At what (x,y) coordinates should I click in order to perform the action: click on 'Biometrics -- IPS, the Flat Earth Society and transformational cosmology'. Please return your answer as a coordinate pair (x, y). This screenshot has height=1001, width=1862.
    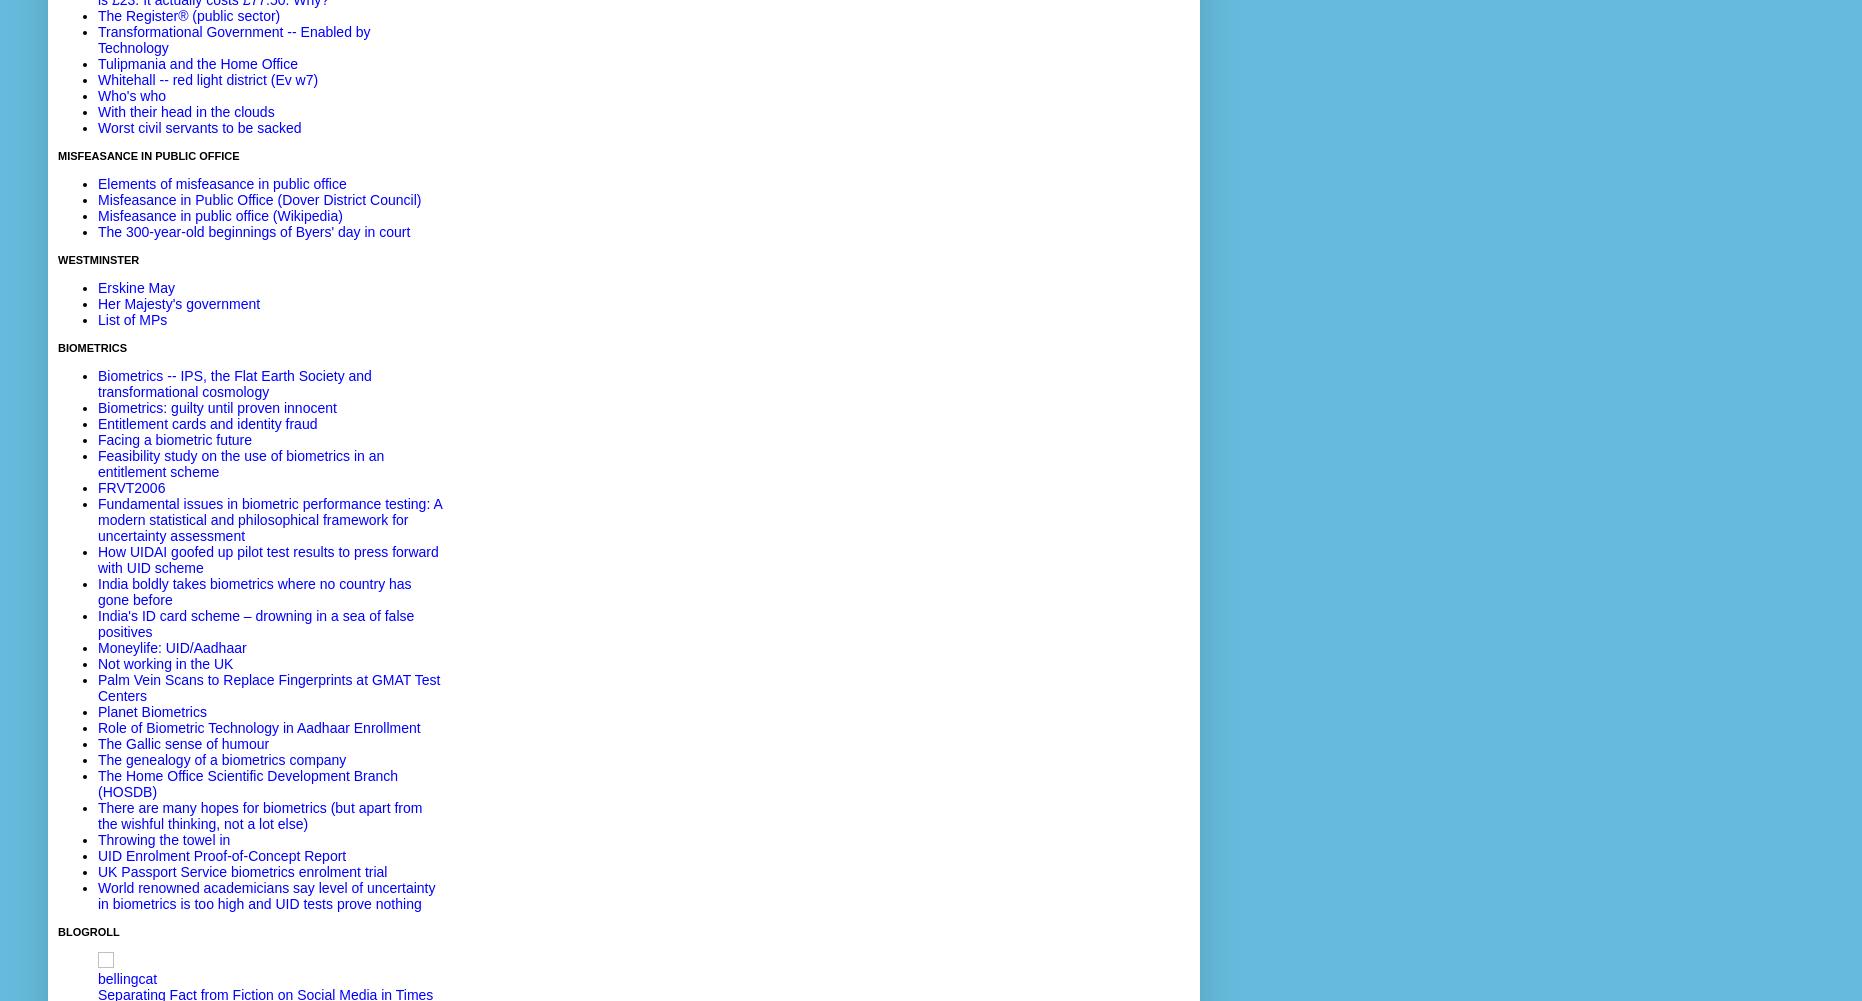
    Looking at the image, I should click on (97, 382).